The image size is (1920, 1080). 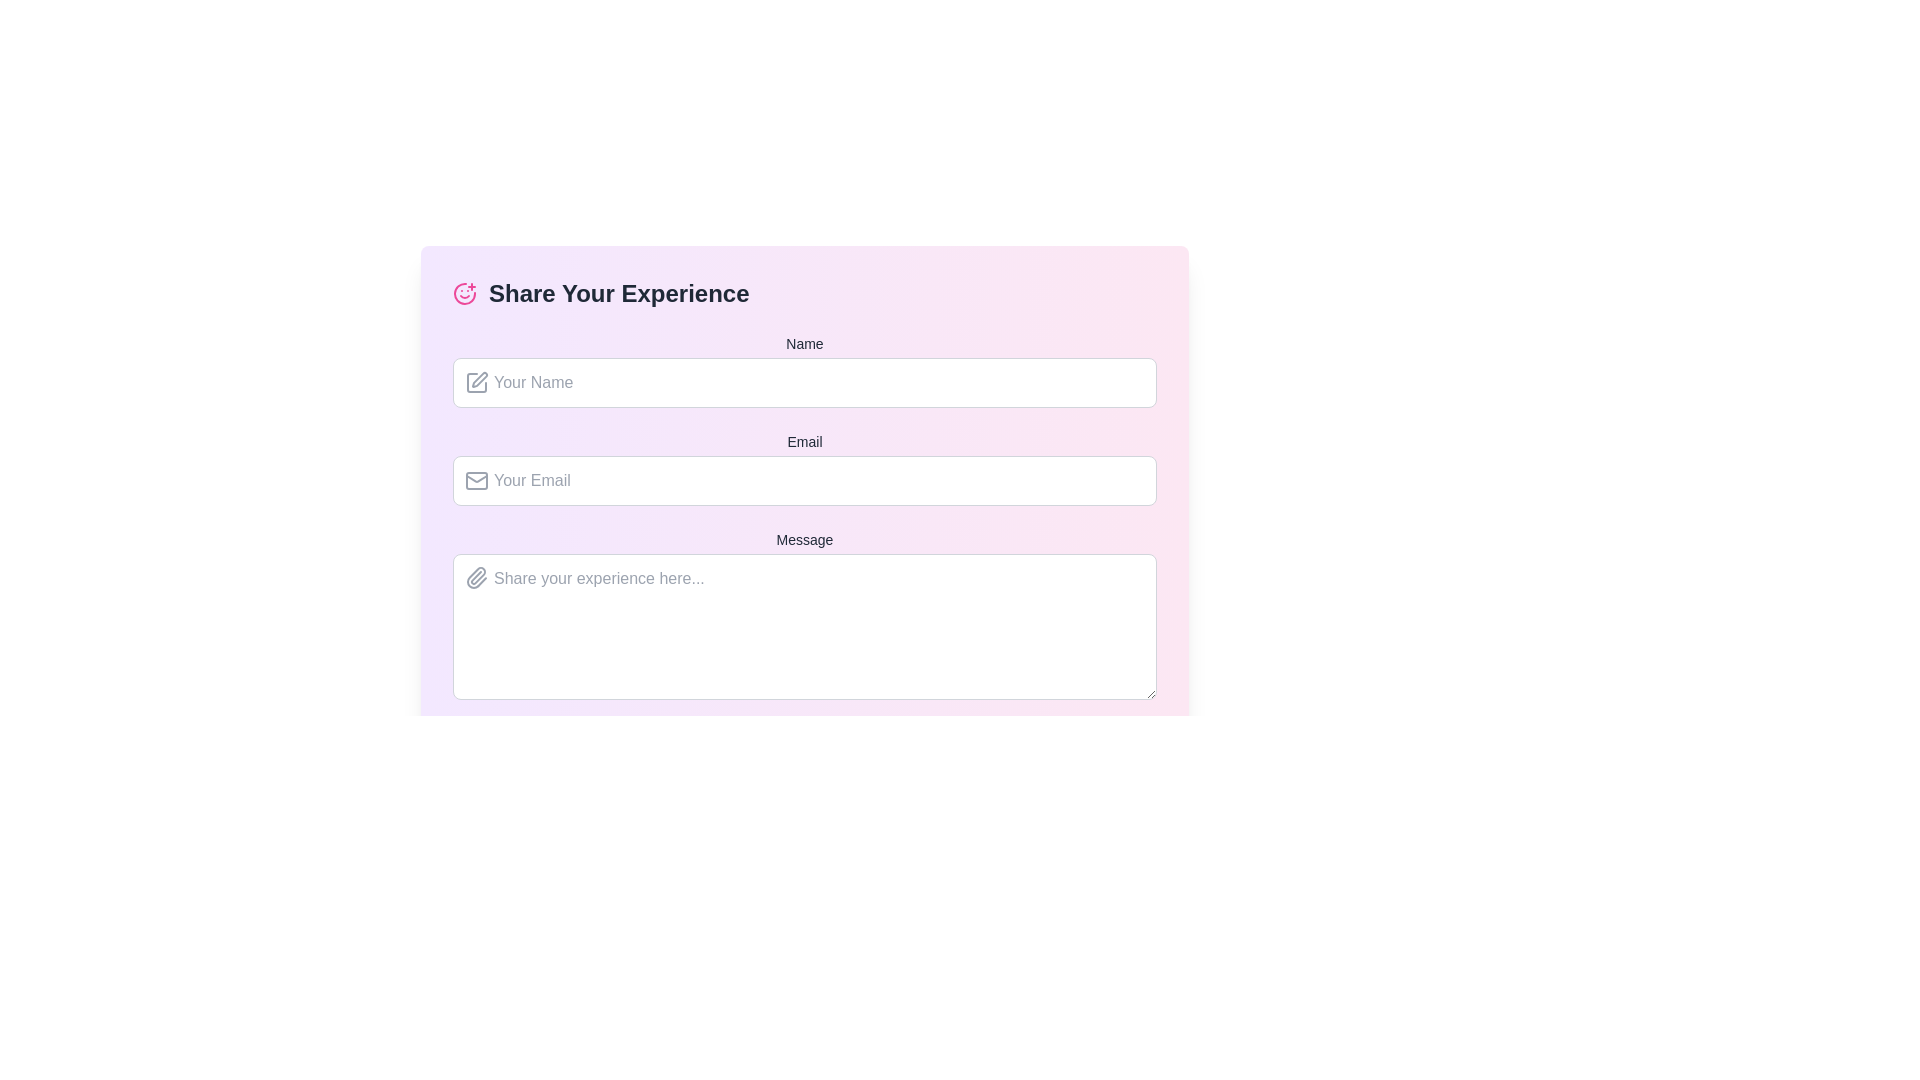 I want to click on the pink circular arc element that is part of a smiling face icon, located to the top left of the 'Share Your Experience' form, so click(x=464, y=293).